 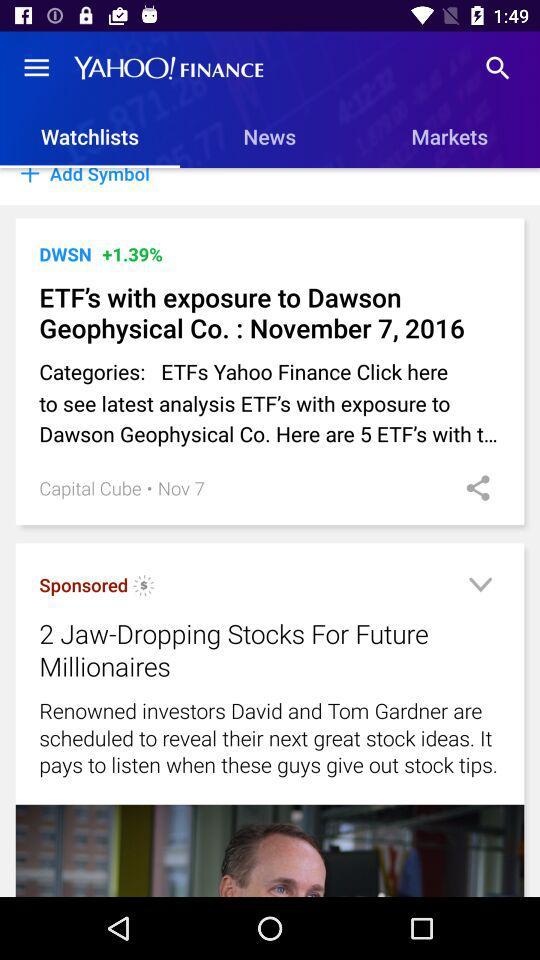 What do you see at coordinates (36, 68) in the screenshot?
I see `item above the watchlists icon` at bounding box center [36, 68].